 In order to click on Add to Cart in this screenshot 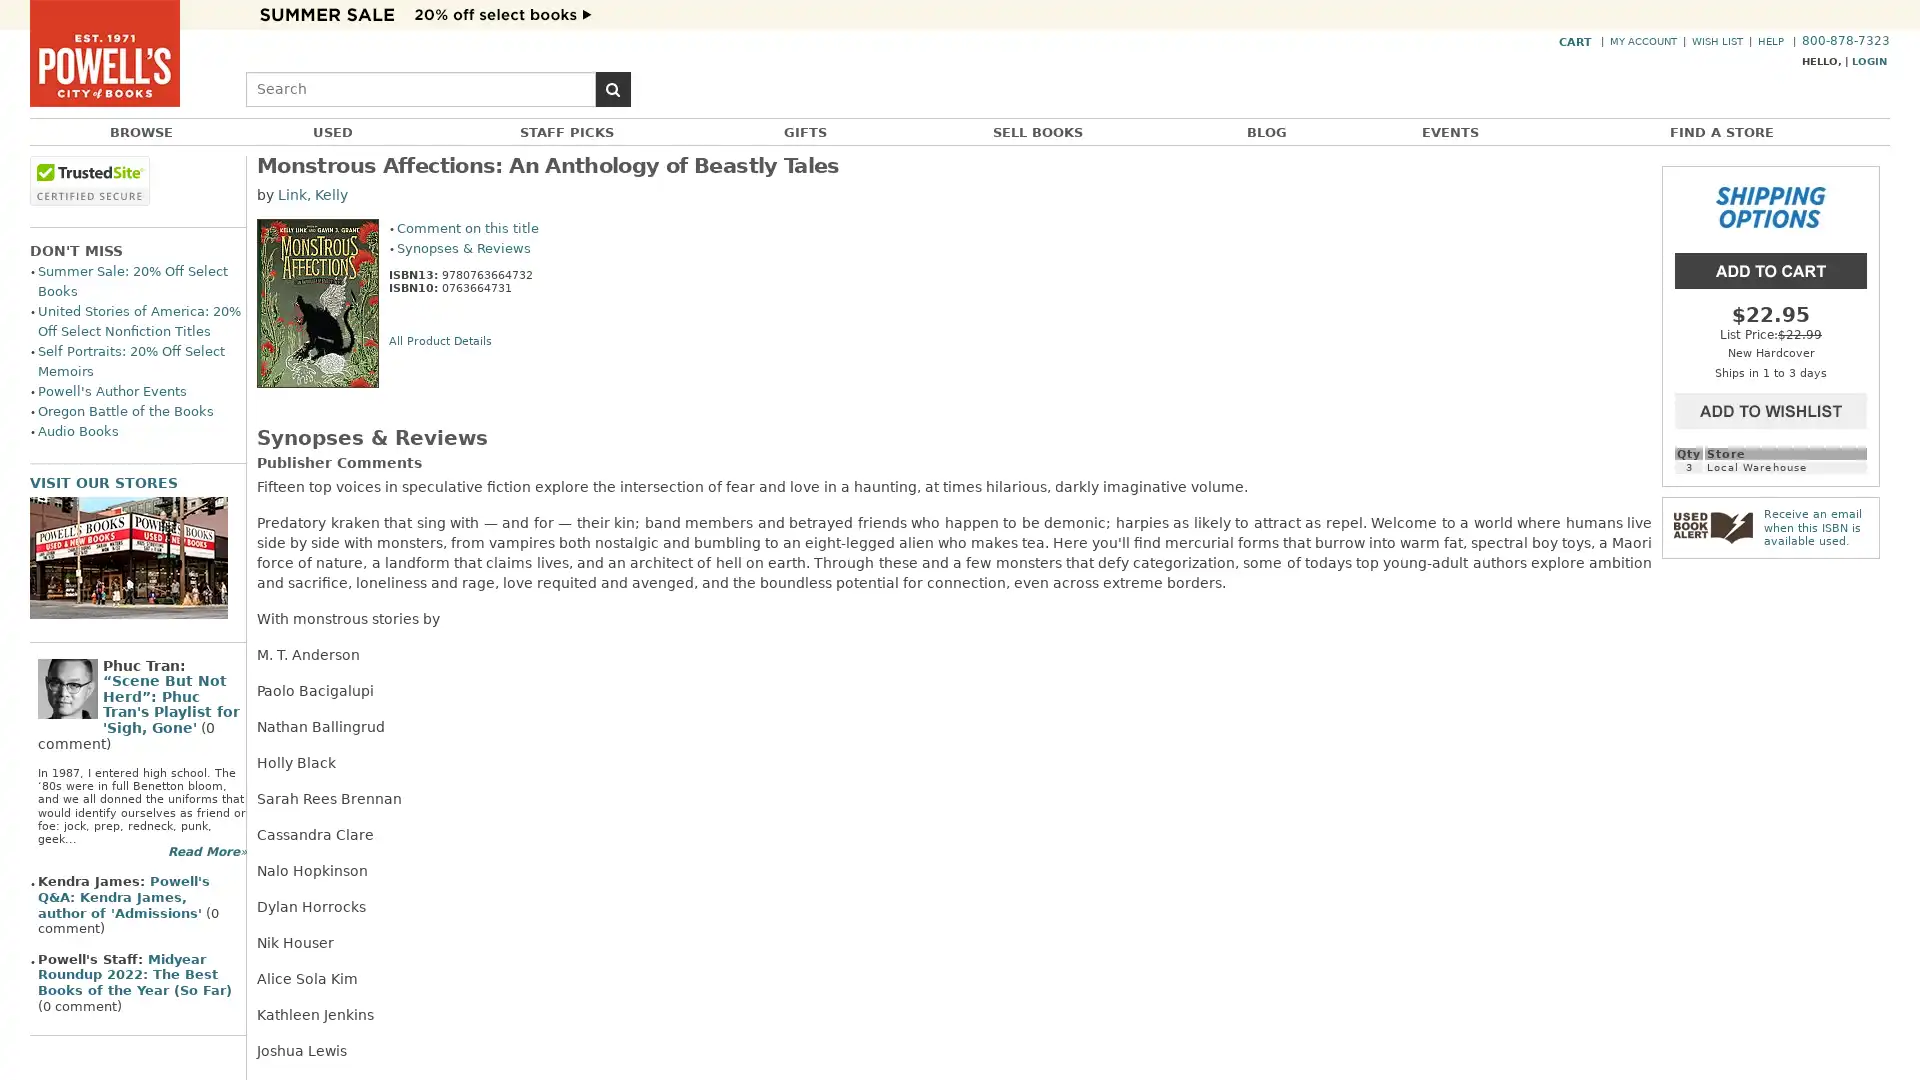, I will do `click(1771, 268)`.